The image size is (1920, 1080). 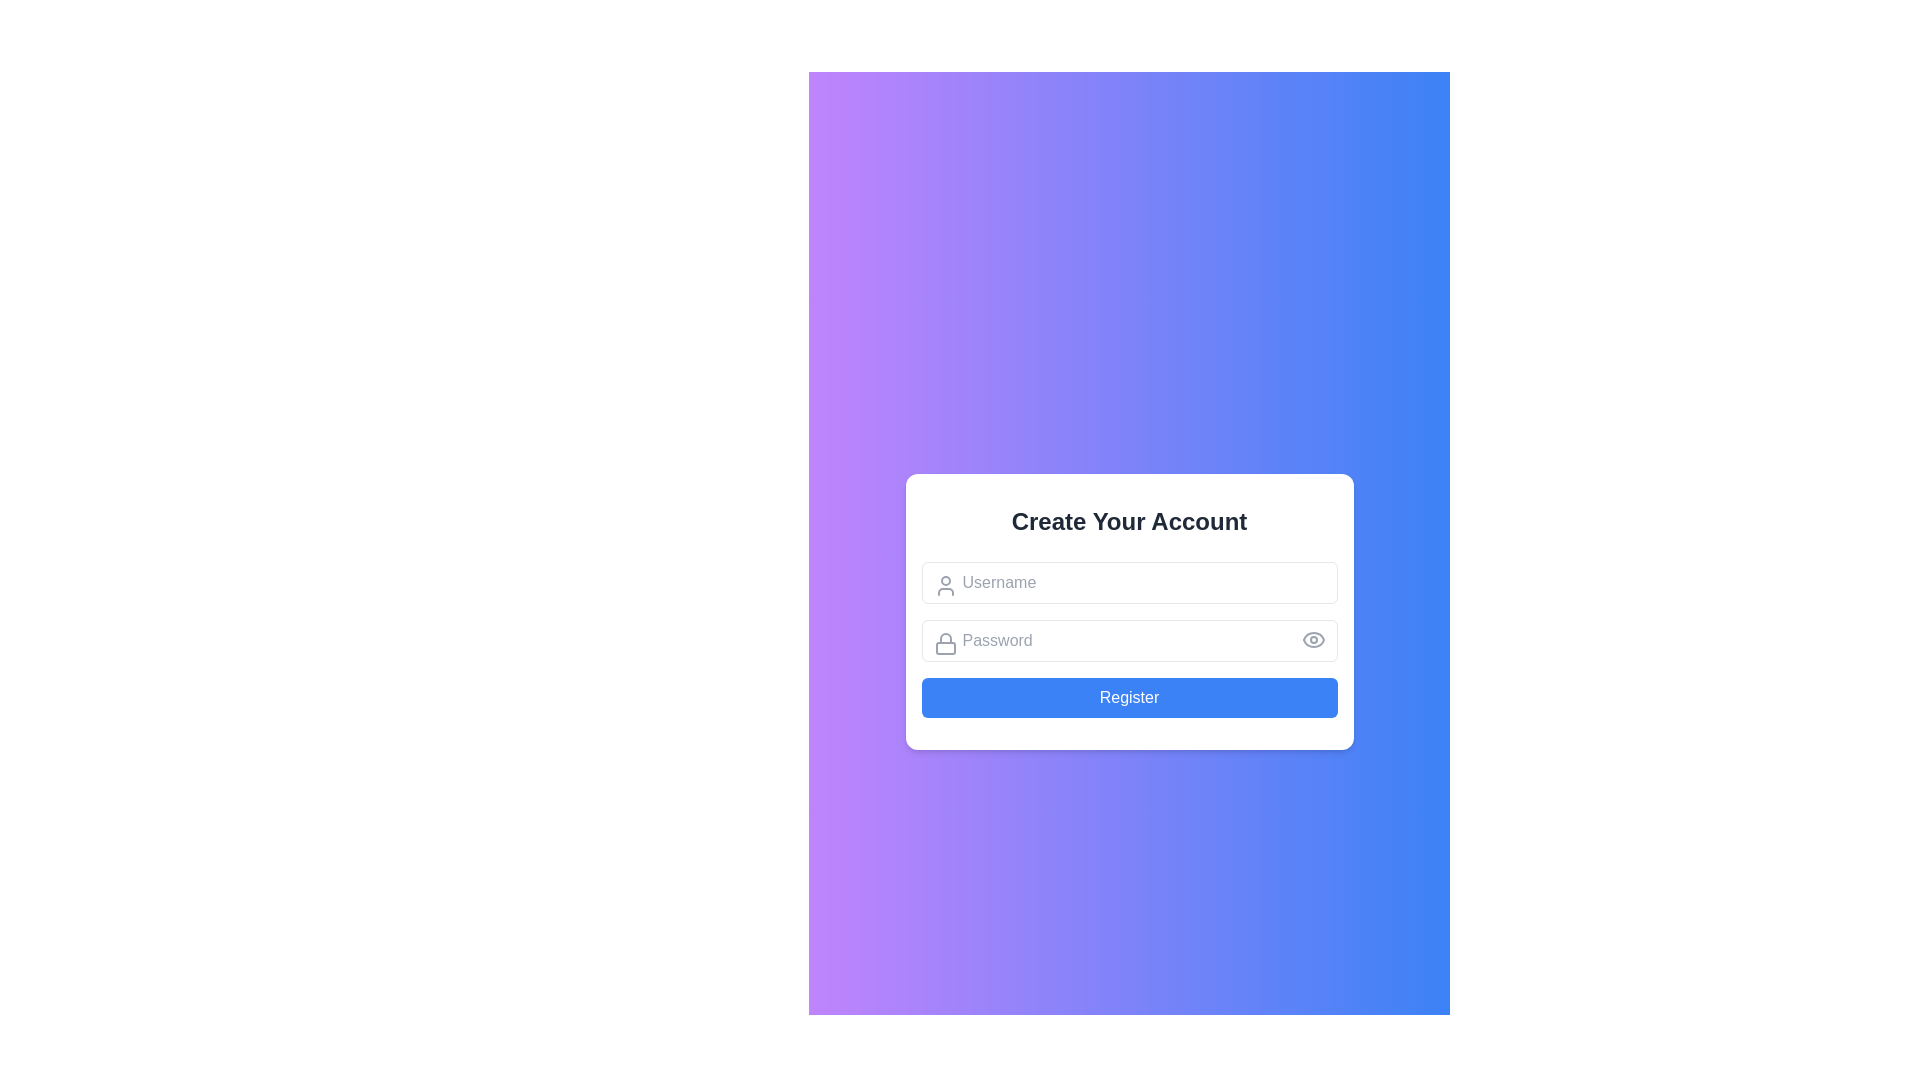 I want to click on the 'Register' button, which is a rectangular button with a blue background and white text, so click(x=1129, y=697).